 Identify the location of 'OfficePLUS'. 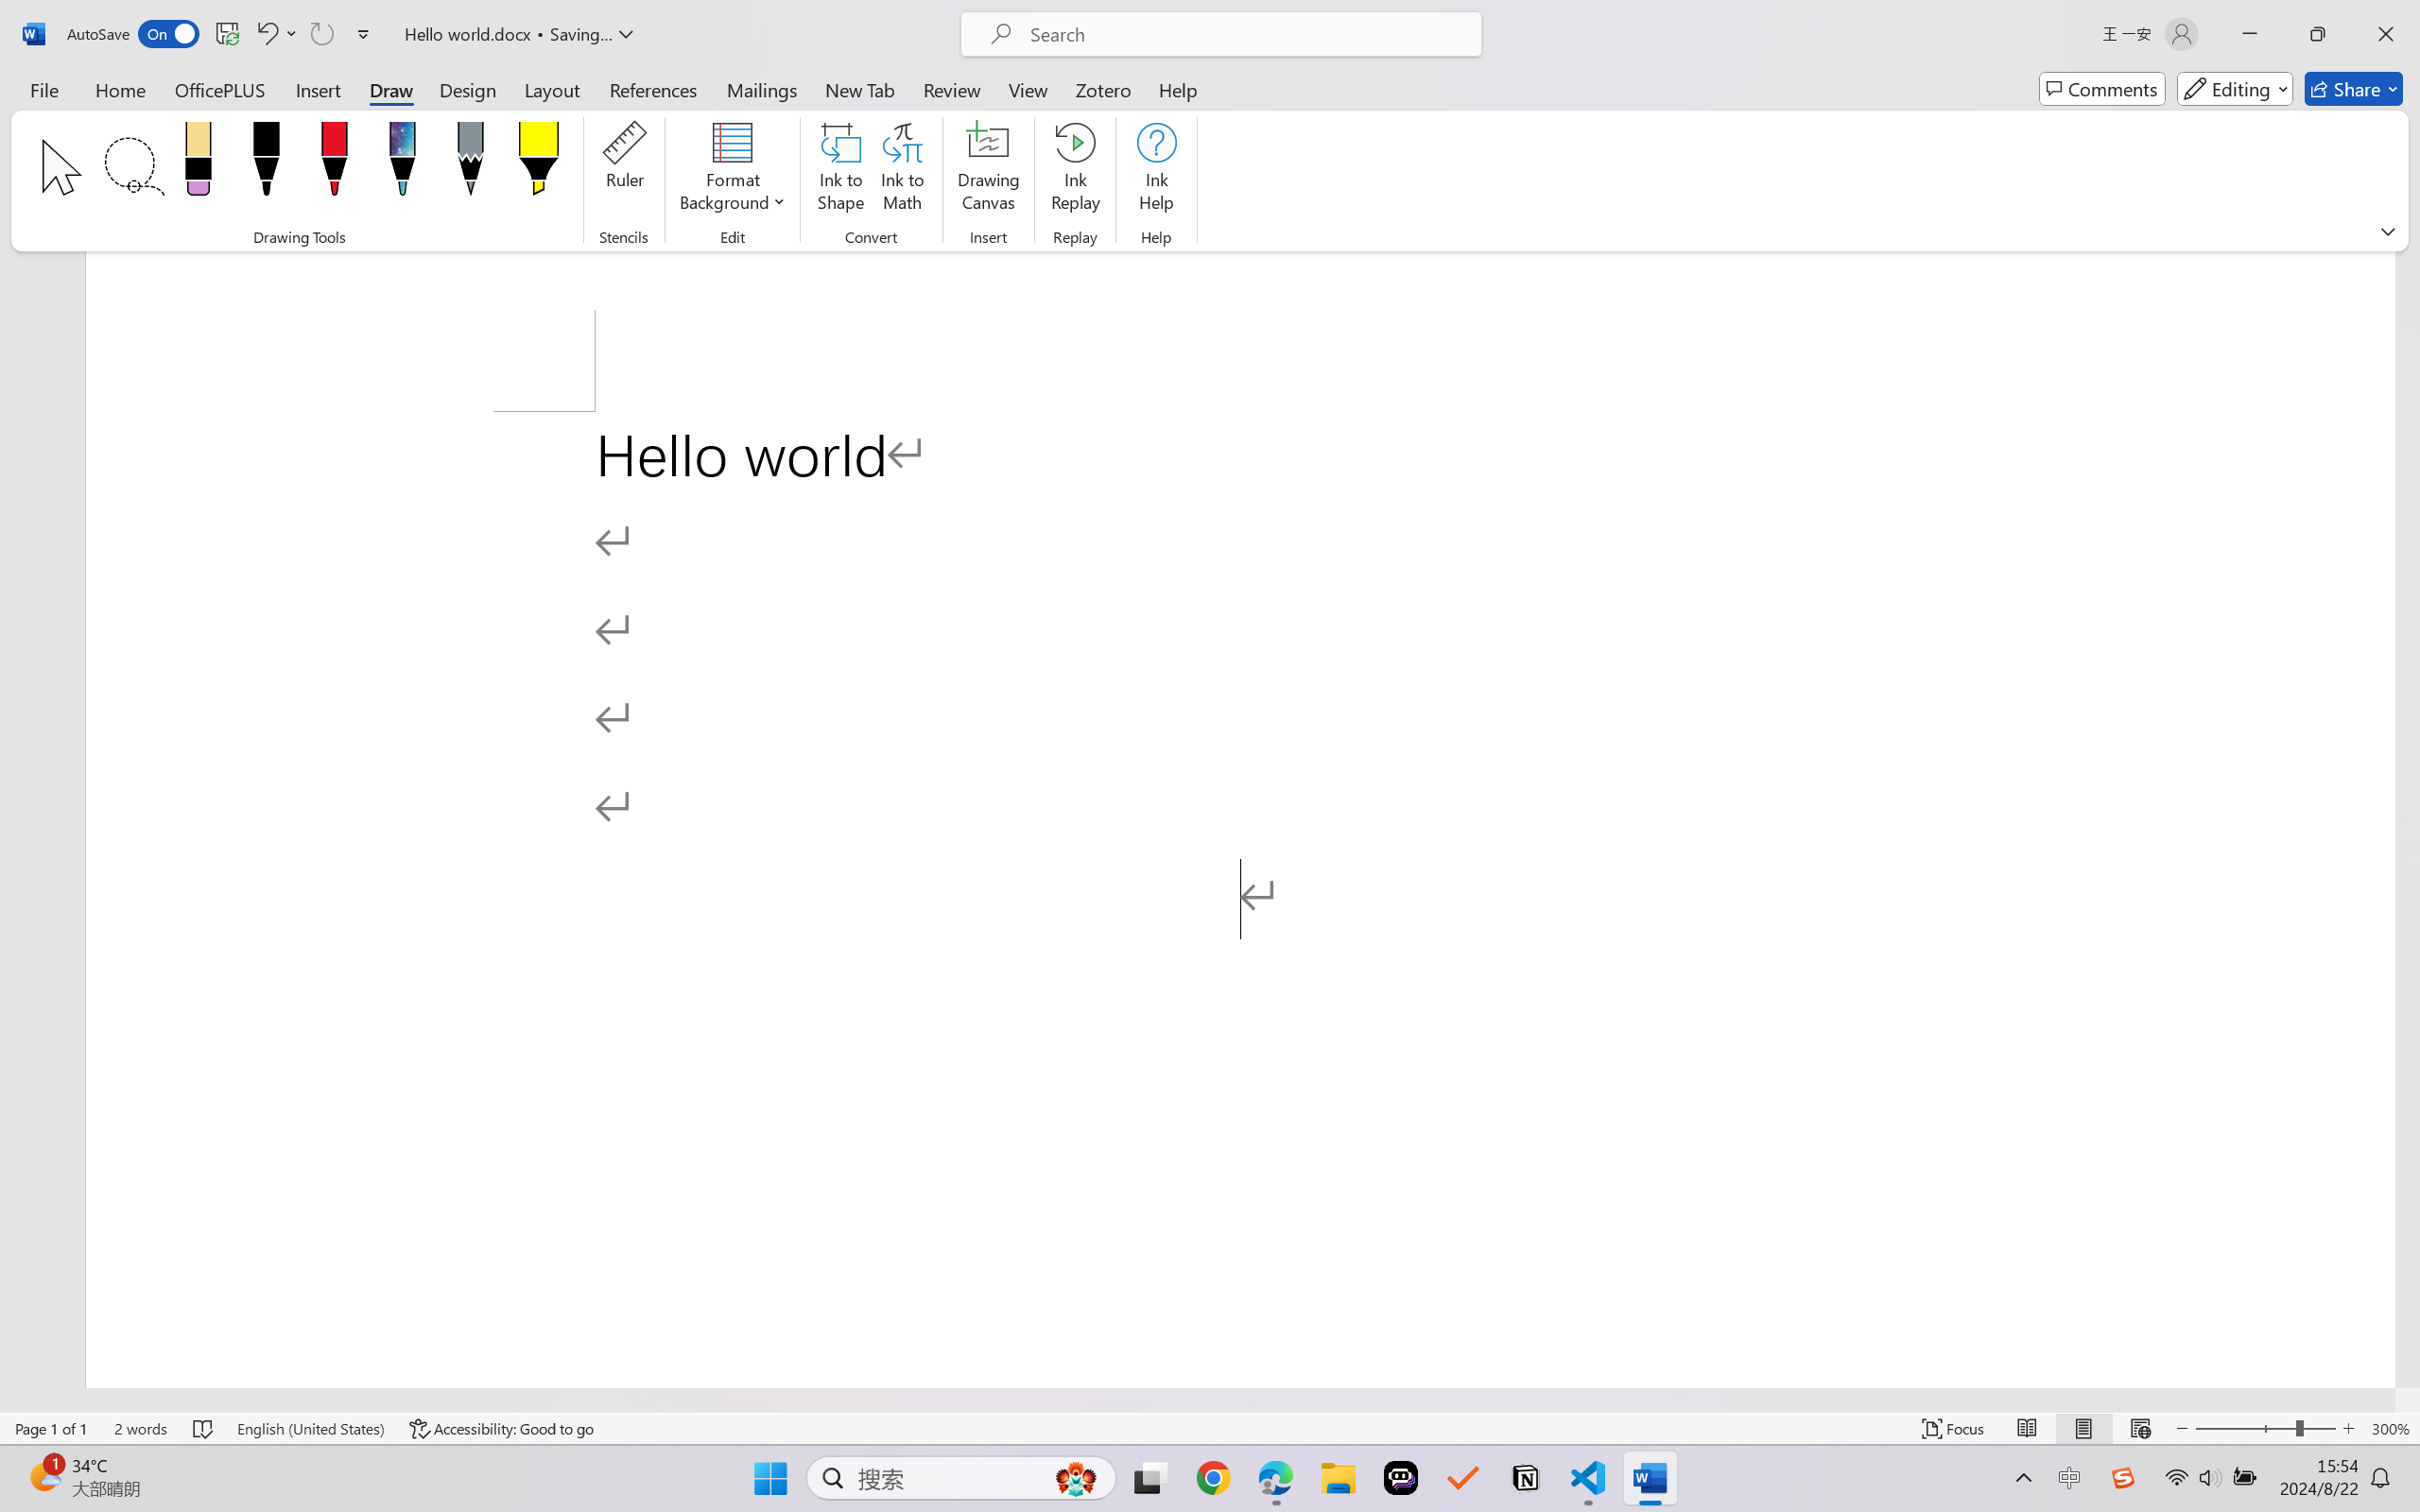
(218, 88).